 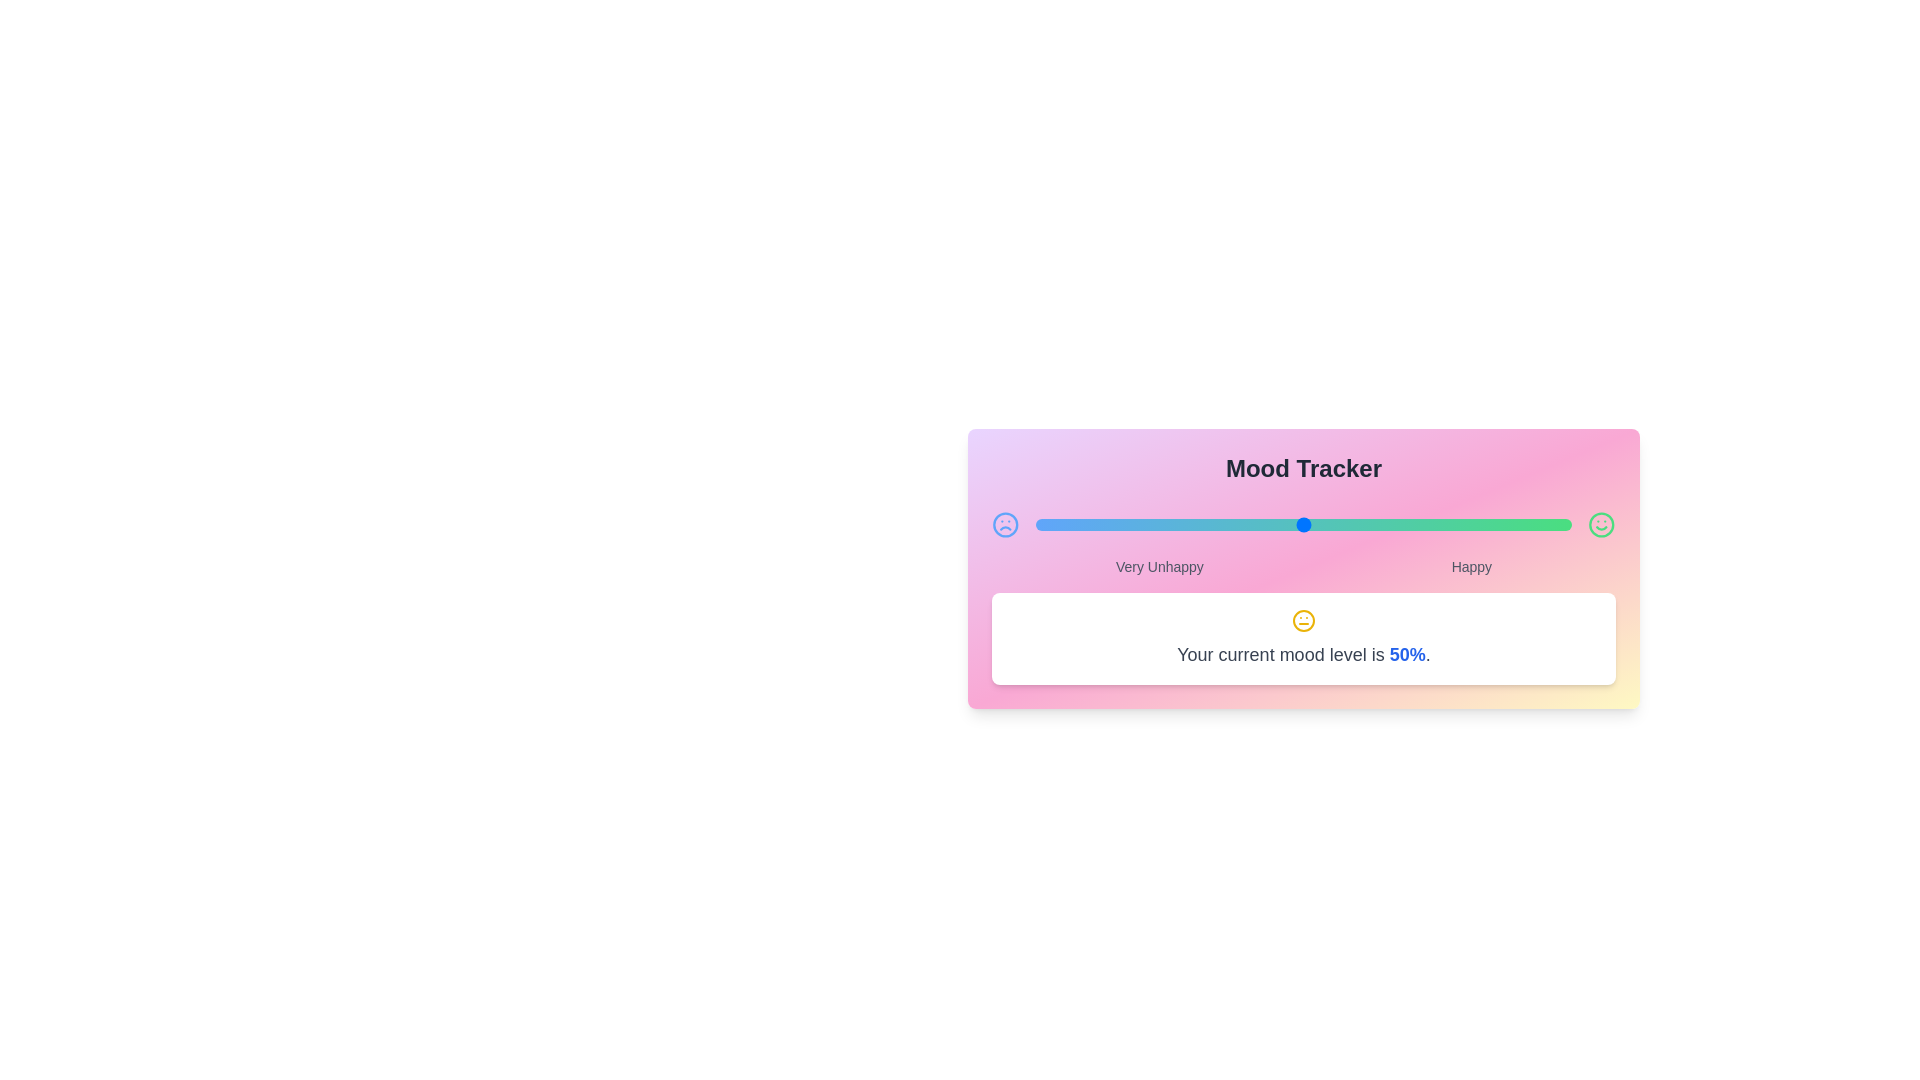 I want to click on the mood level to 3% using the slider, so click(x=1050, y=523).